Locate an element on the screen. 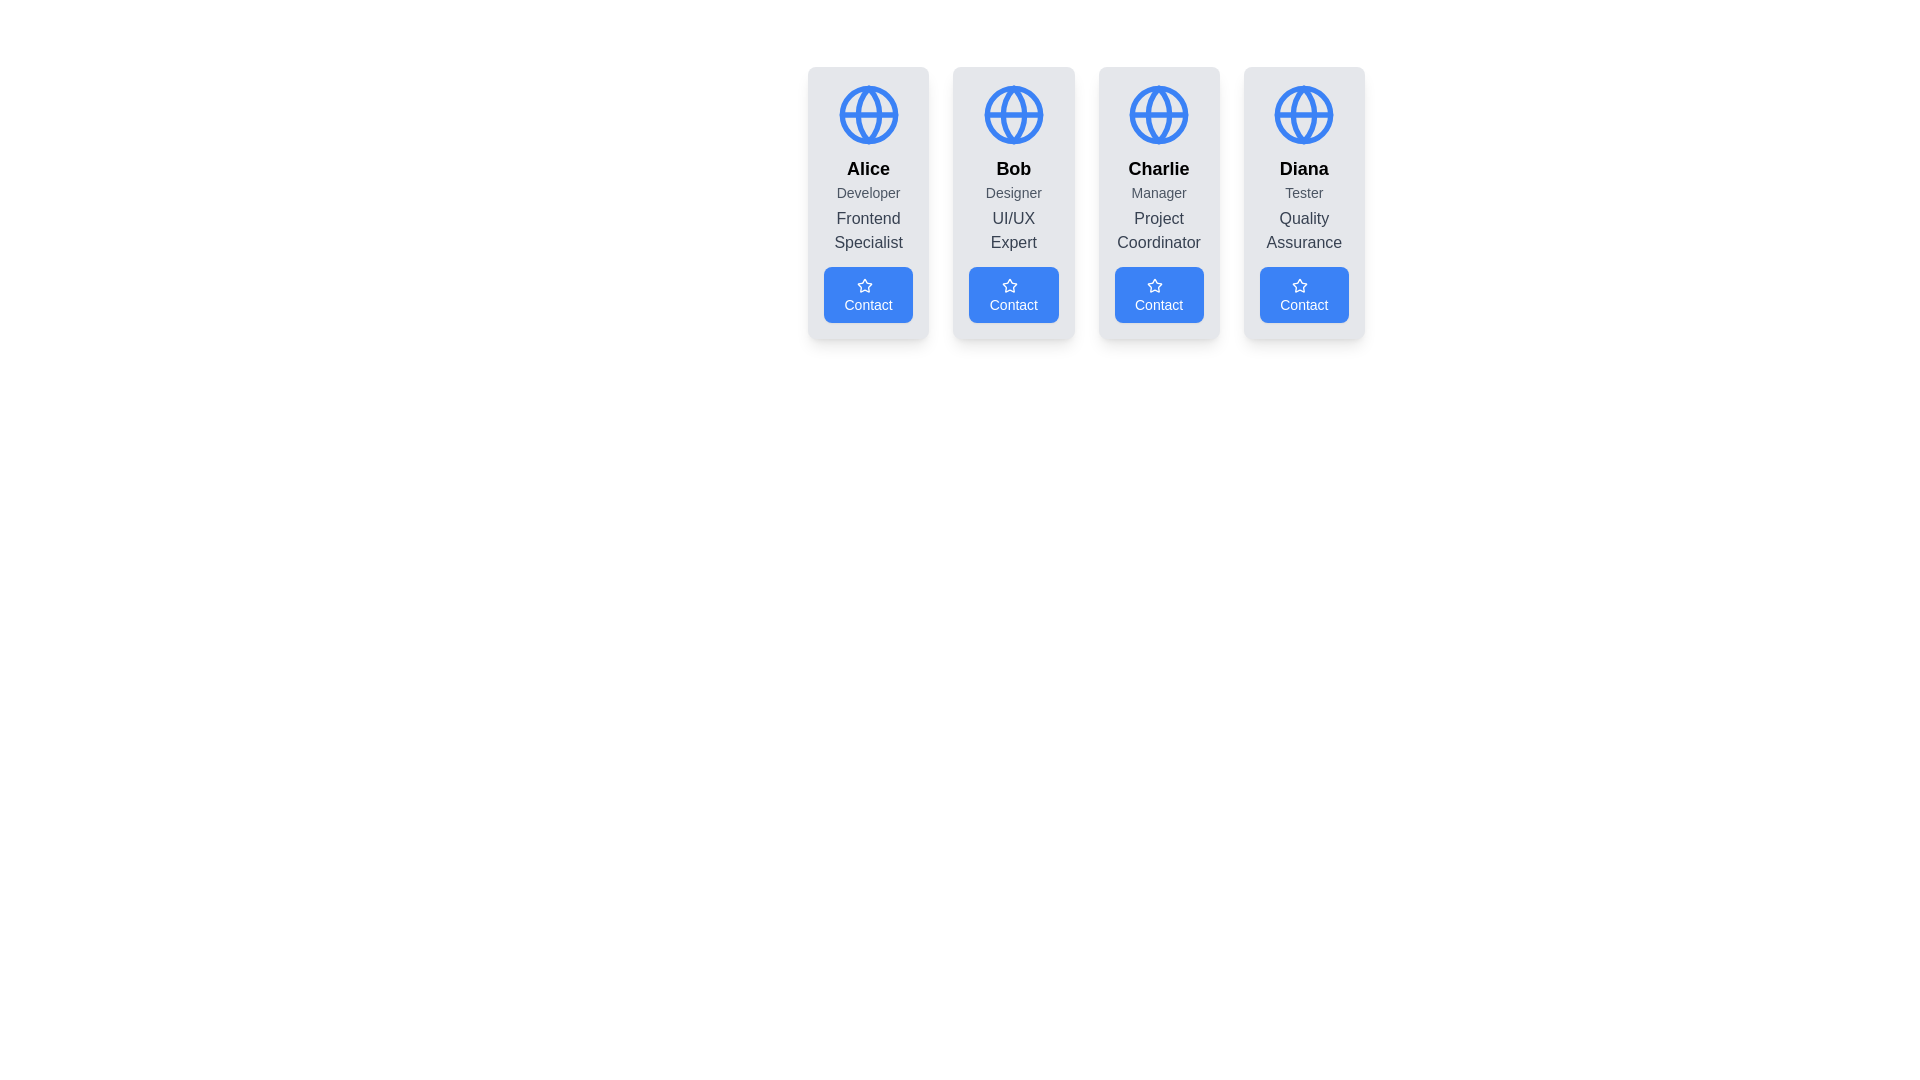 The image size is (1920, 1080). the star SVG icon located at the bottom of the 'Contact' button in the second column labeled 'Bob' is located at coordinates (1009, 286).